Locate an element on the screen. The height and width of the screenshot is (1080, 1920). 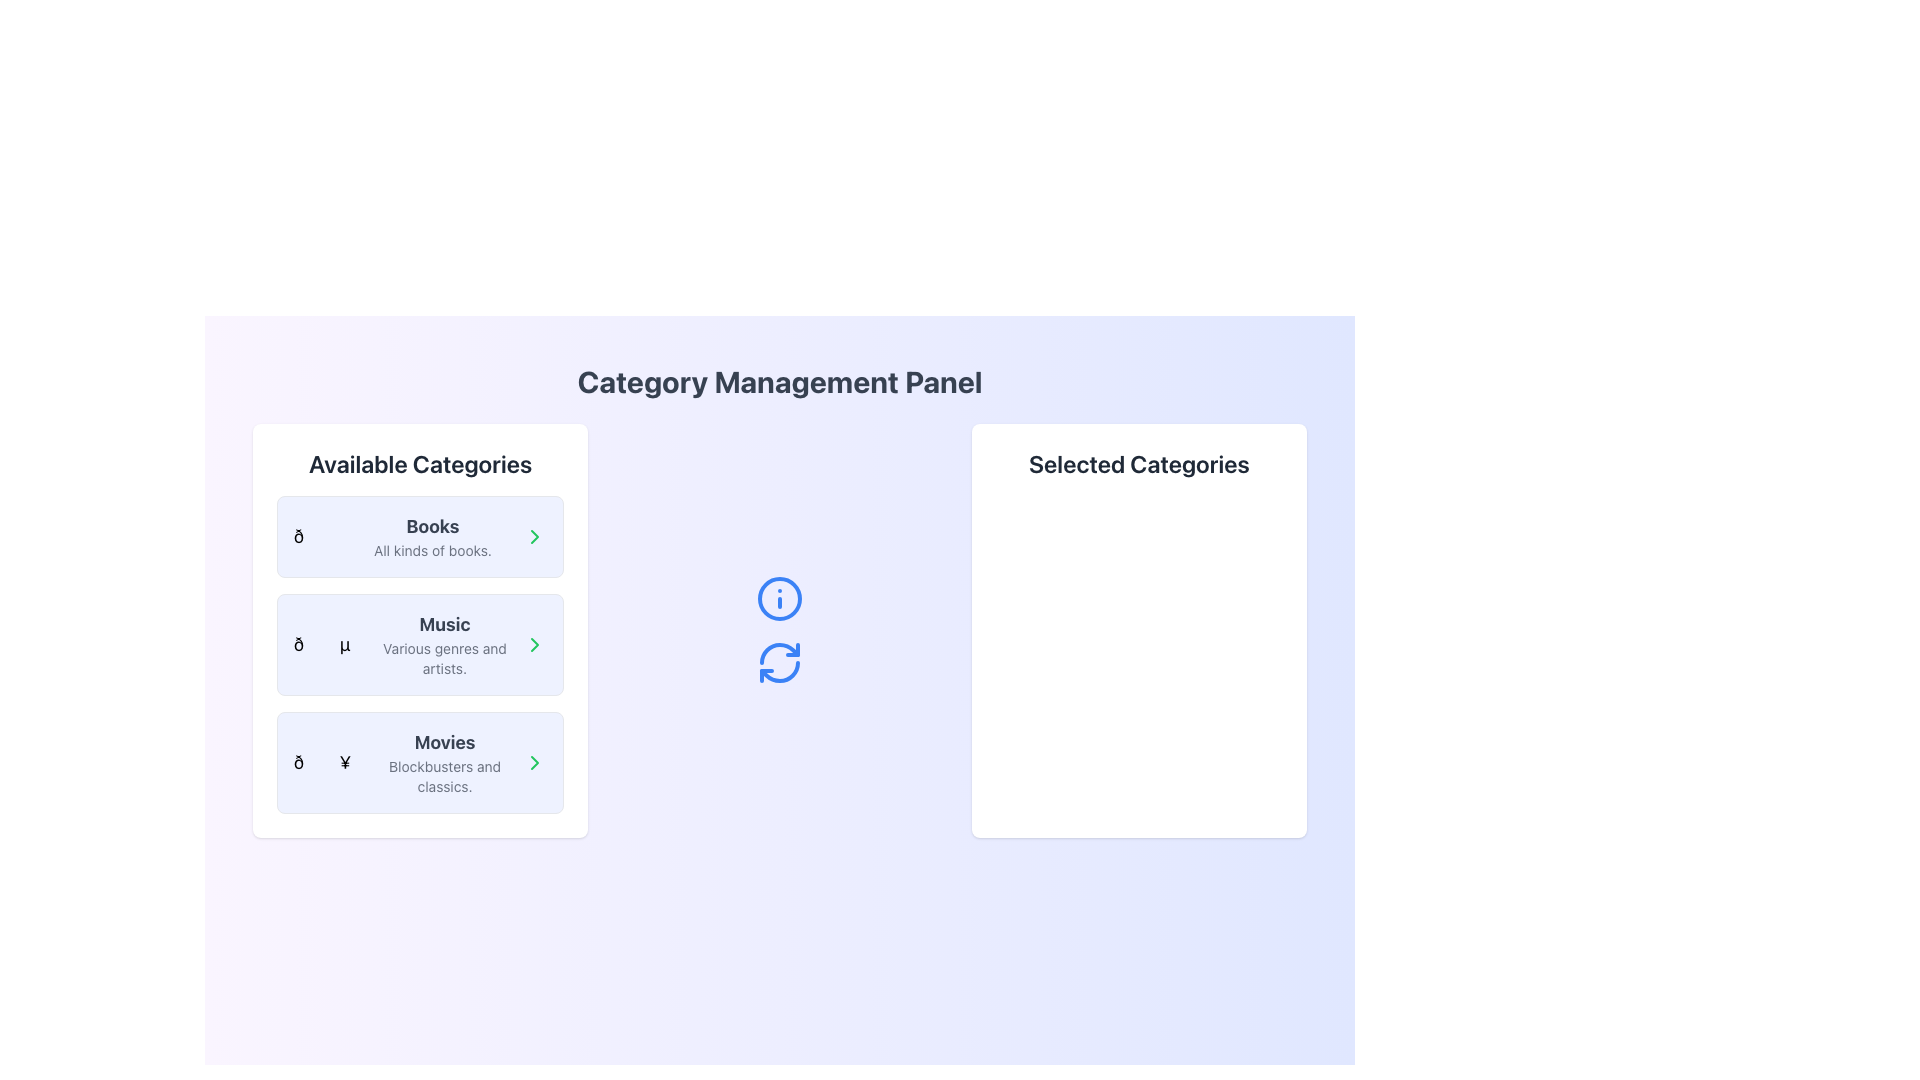
the refresh icon, which is a circular SVG element located centrally below the 'Information' icon, between 'Available Categories' and 'Selected Categories' is located at coordinates (791, 650).